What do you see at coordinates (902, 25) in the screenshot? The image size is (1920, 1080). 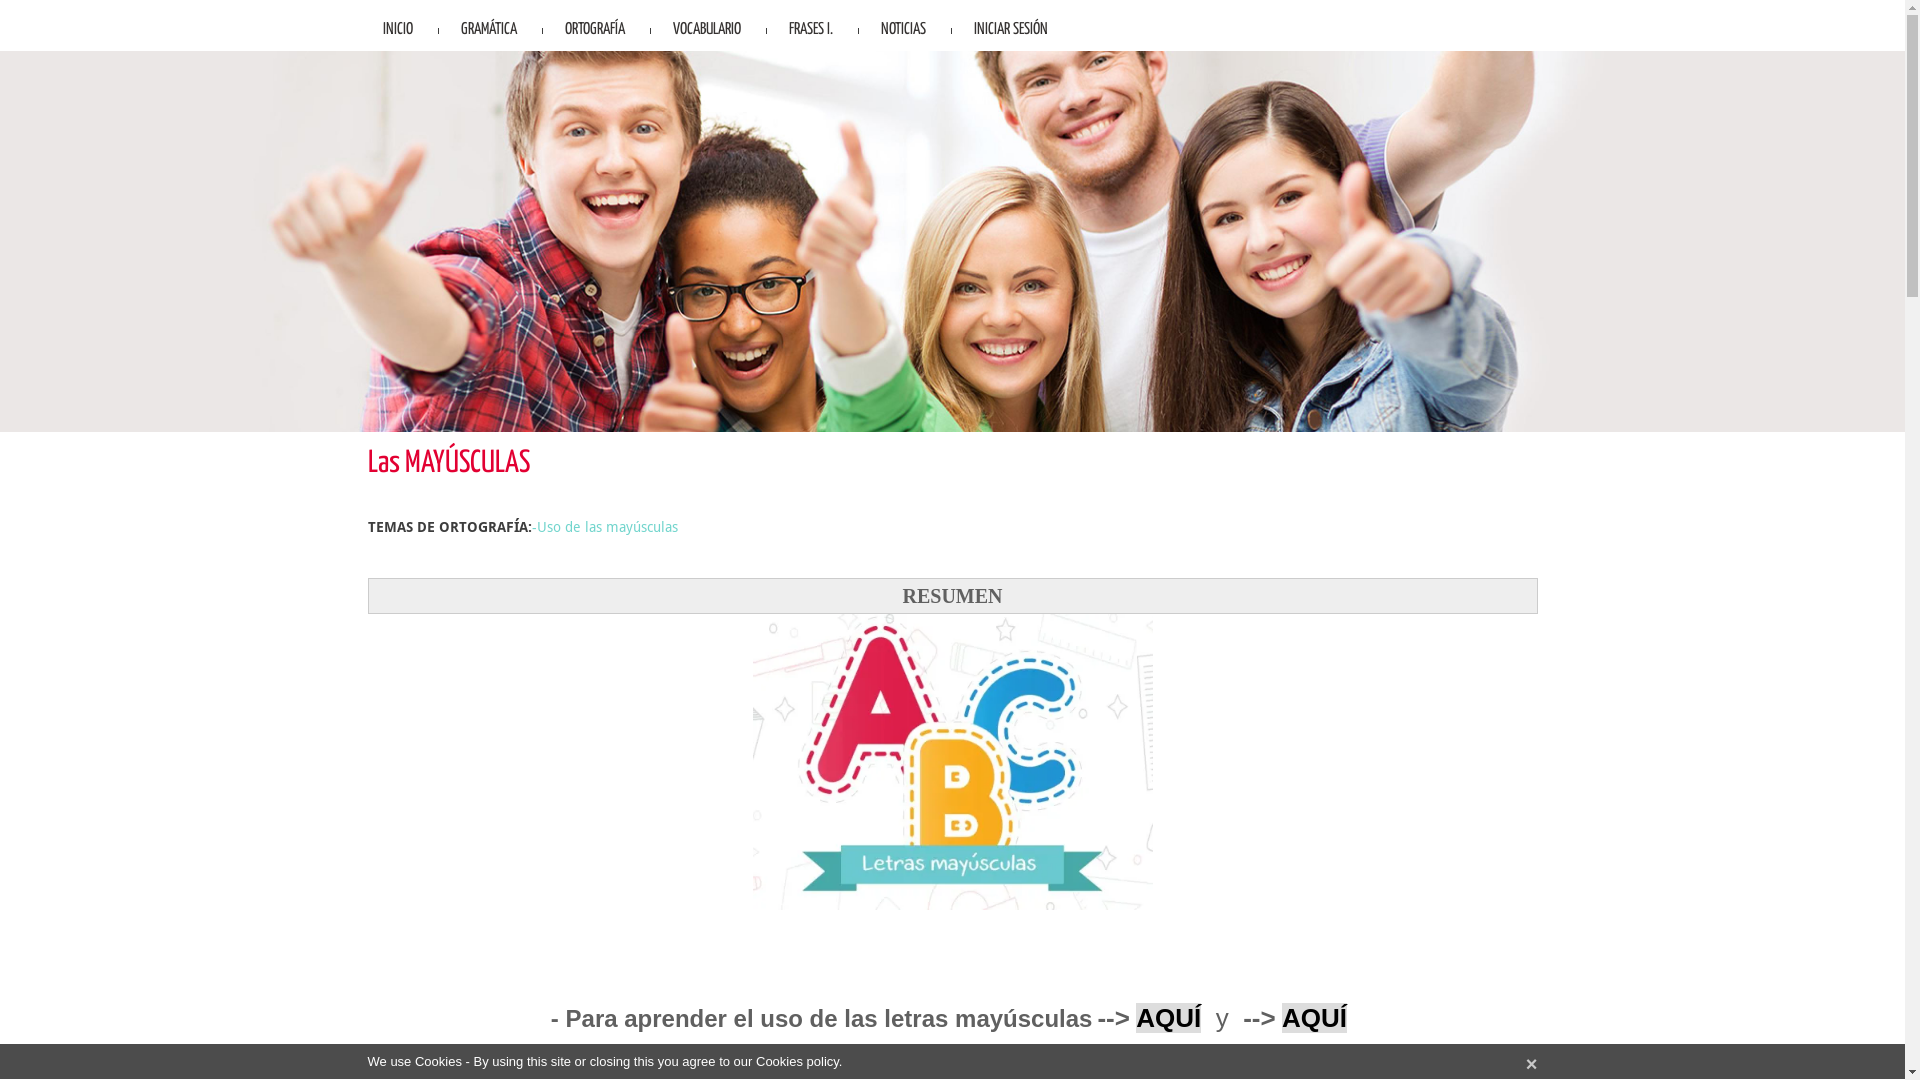 I see `'NOTICIAS'` at bounding box center [902, 25].